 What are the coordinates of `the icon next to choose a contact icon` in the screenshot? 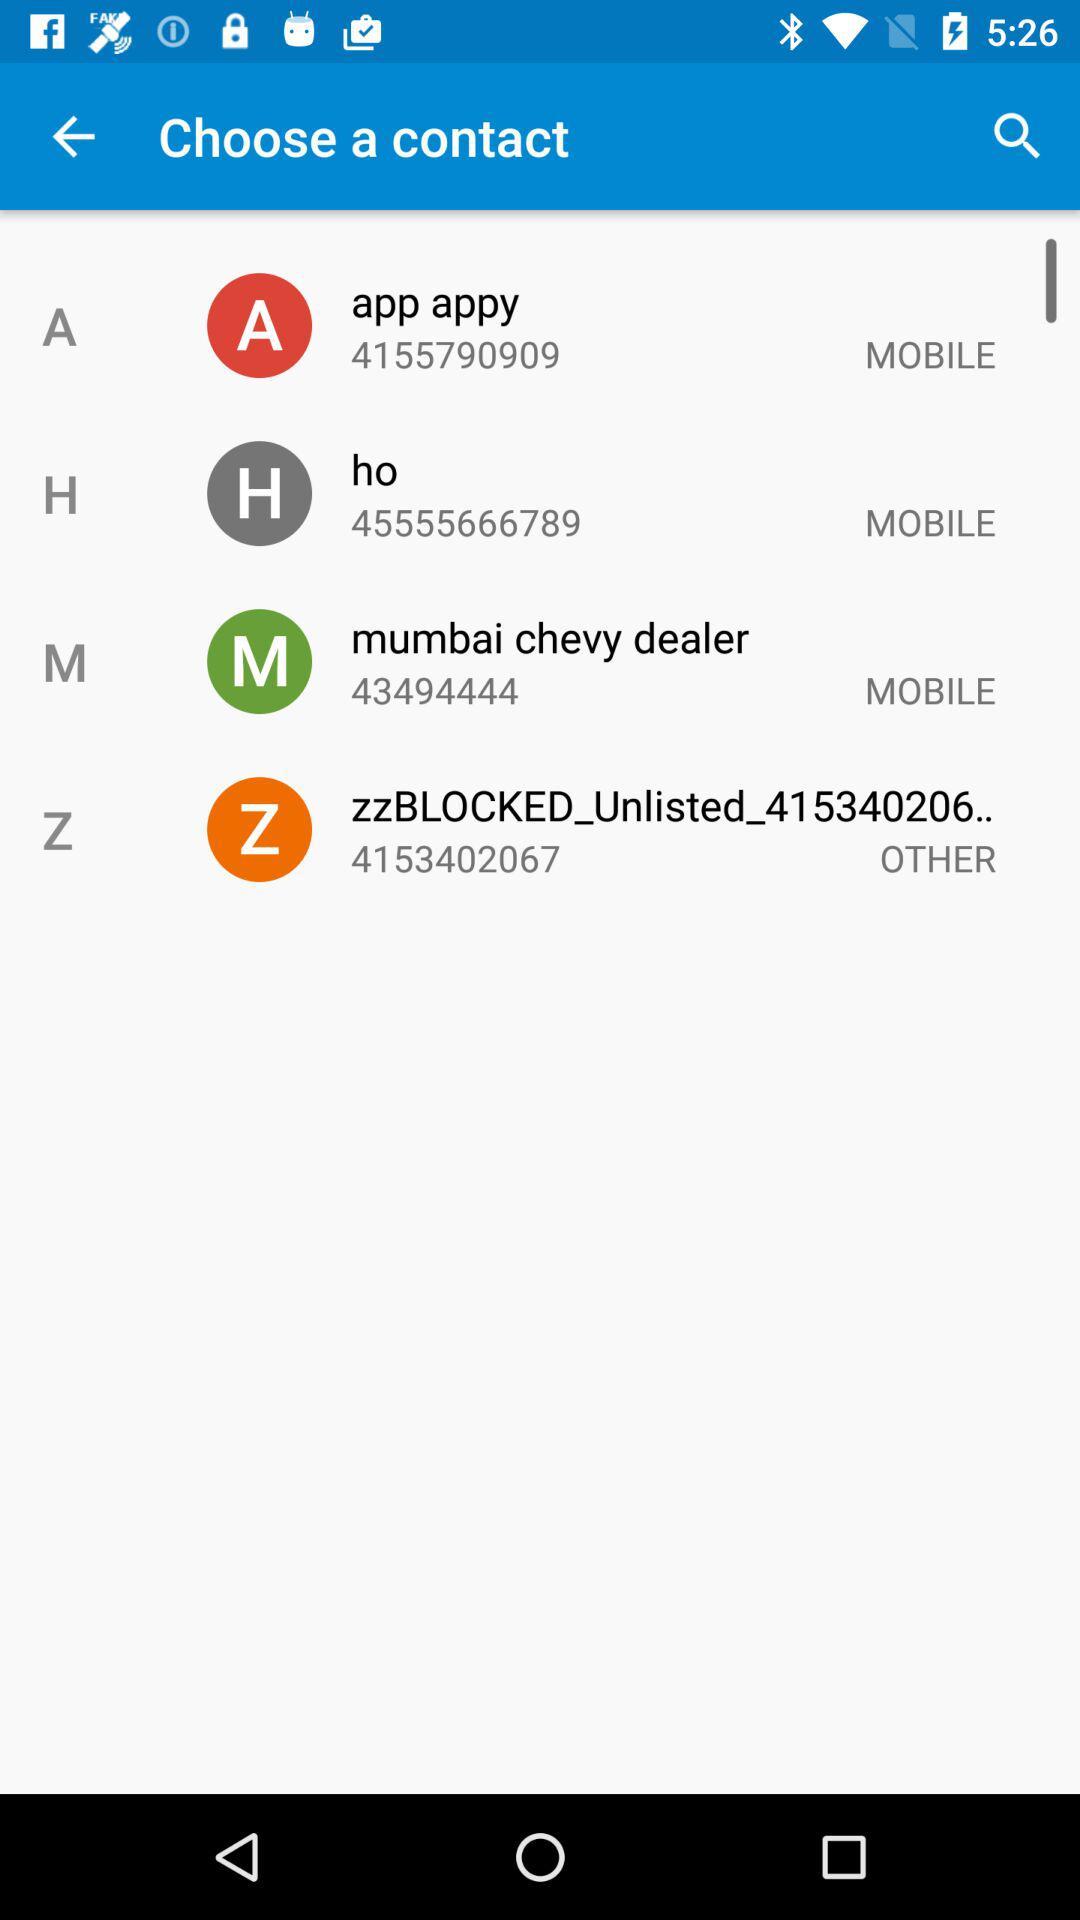 It's located at (1017, 135).